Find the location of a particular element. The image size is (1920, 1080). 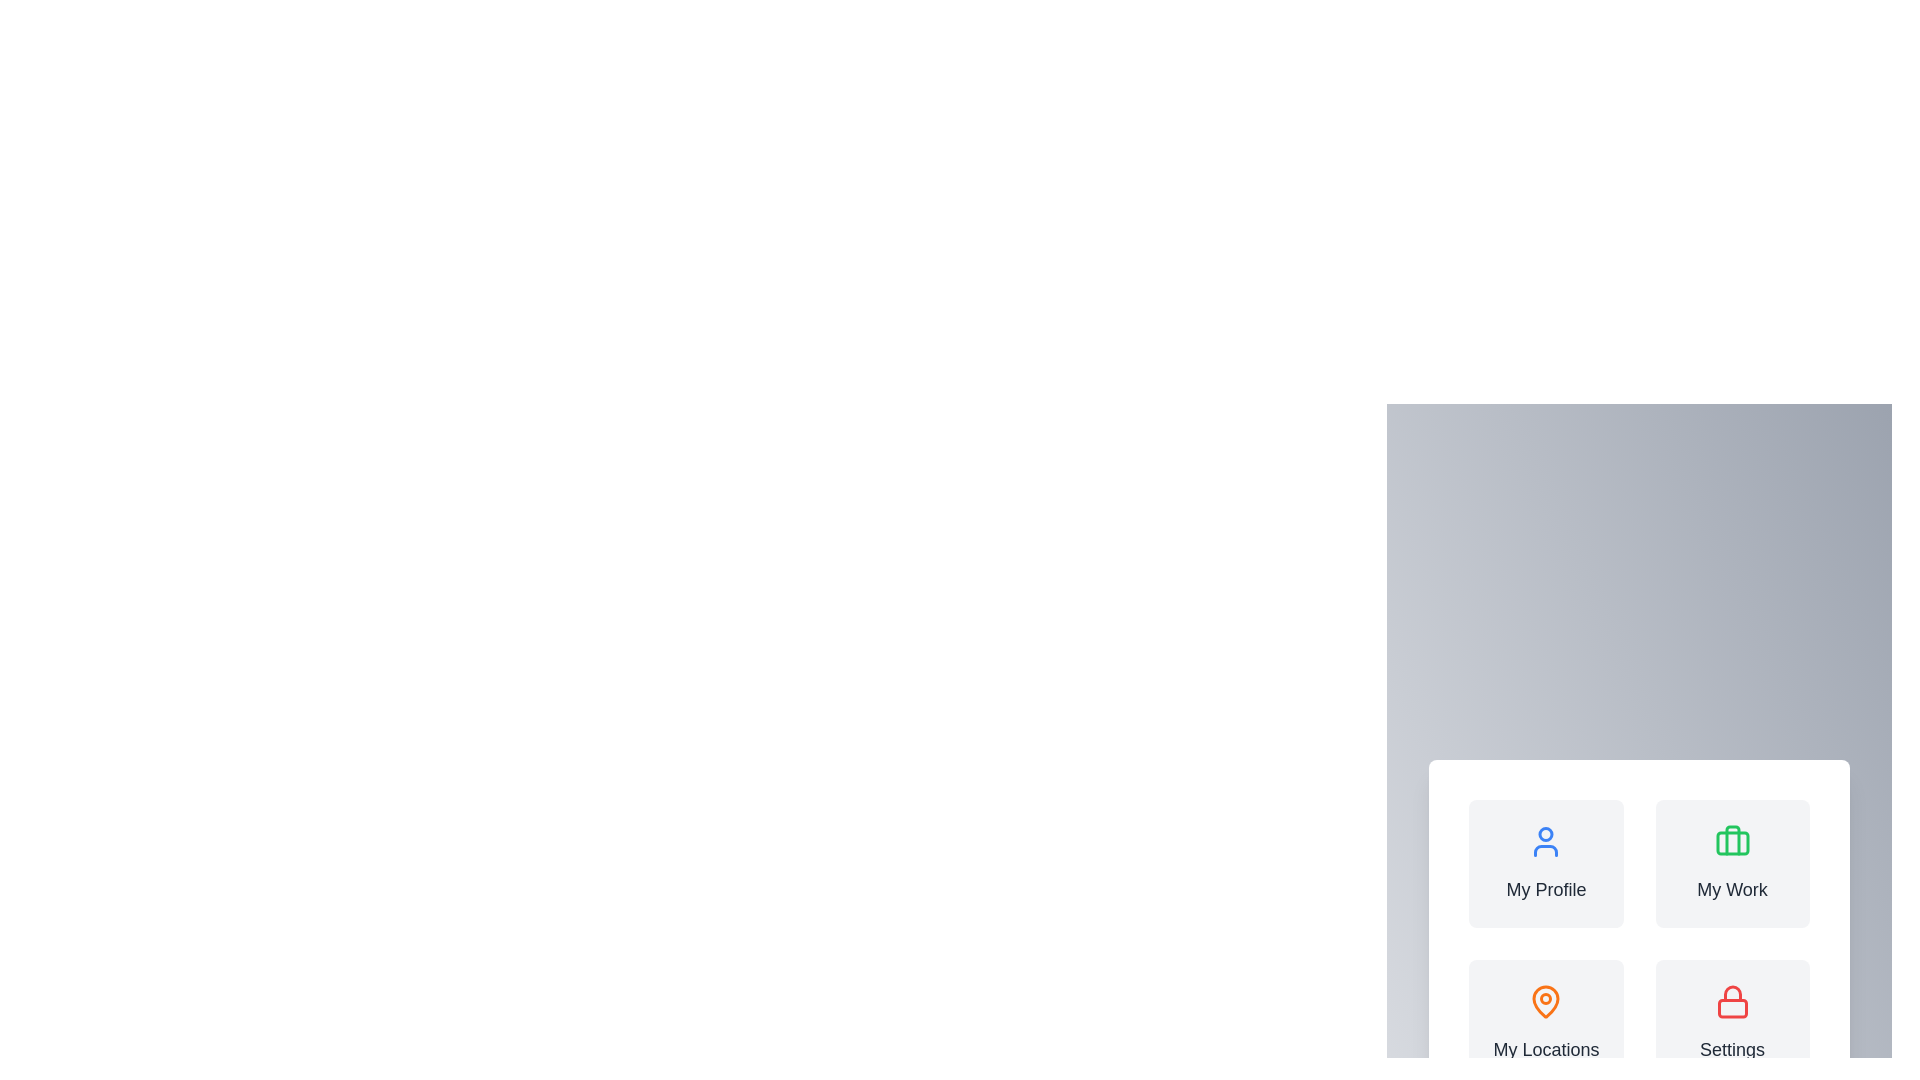

the bright orange map pin icon located within the lower left quadrant of the 'My Locations' section, which has a square white background and is positioned above its corresponding text label is located at coordinates (1545, 1002).